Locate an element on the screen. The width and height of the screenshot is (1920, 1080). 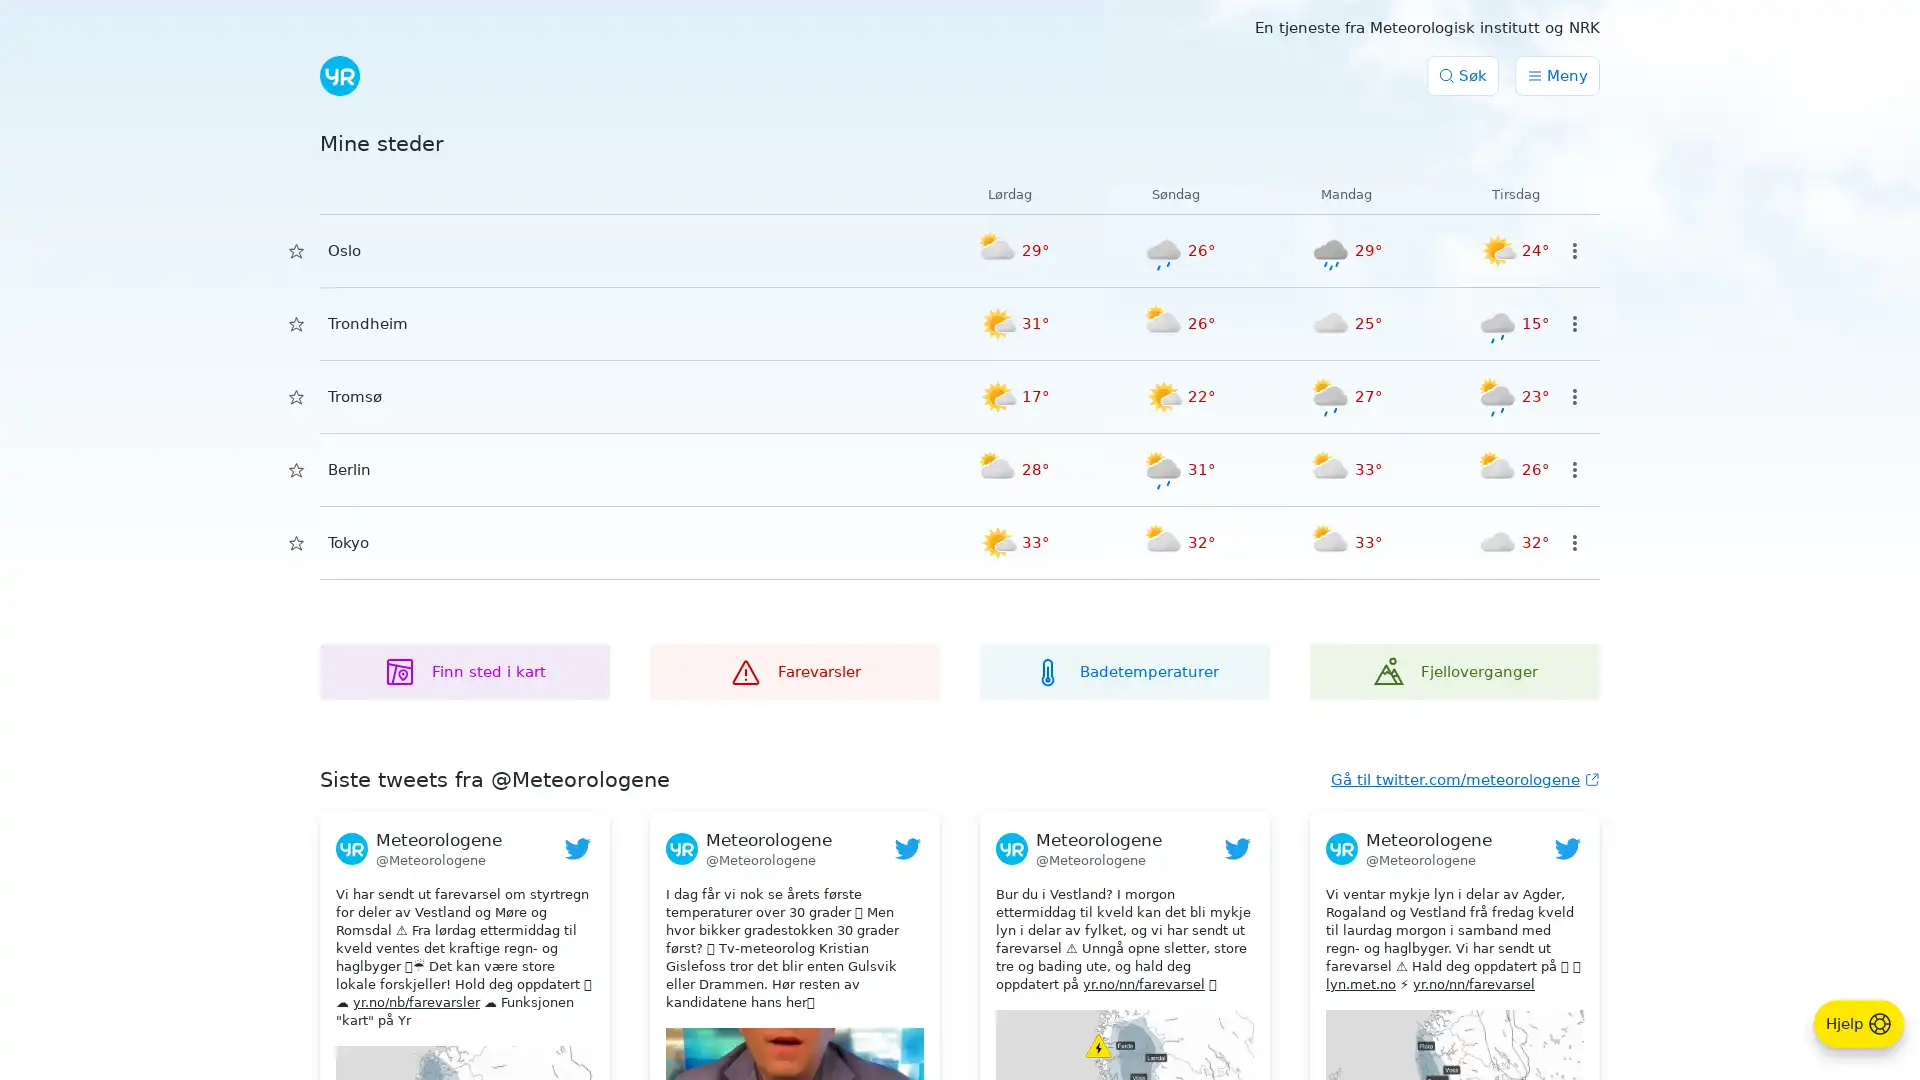
Submit is located at coordinates (369, 76).